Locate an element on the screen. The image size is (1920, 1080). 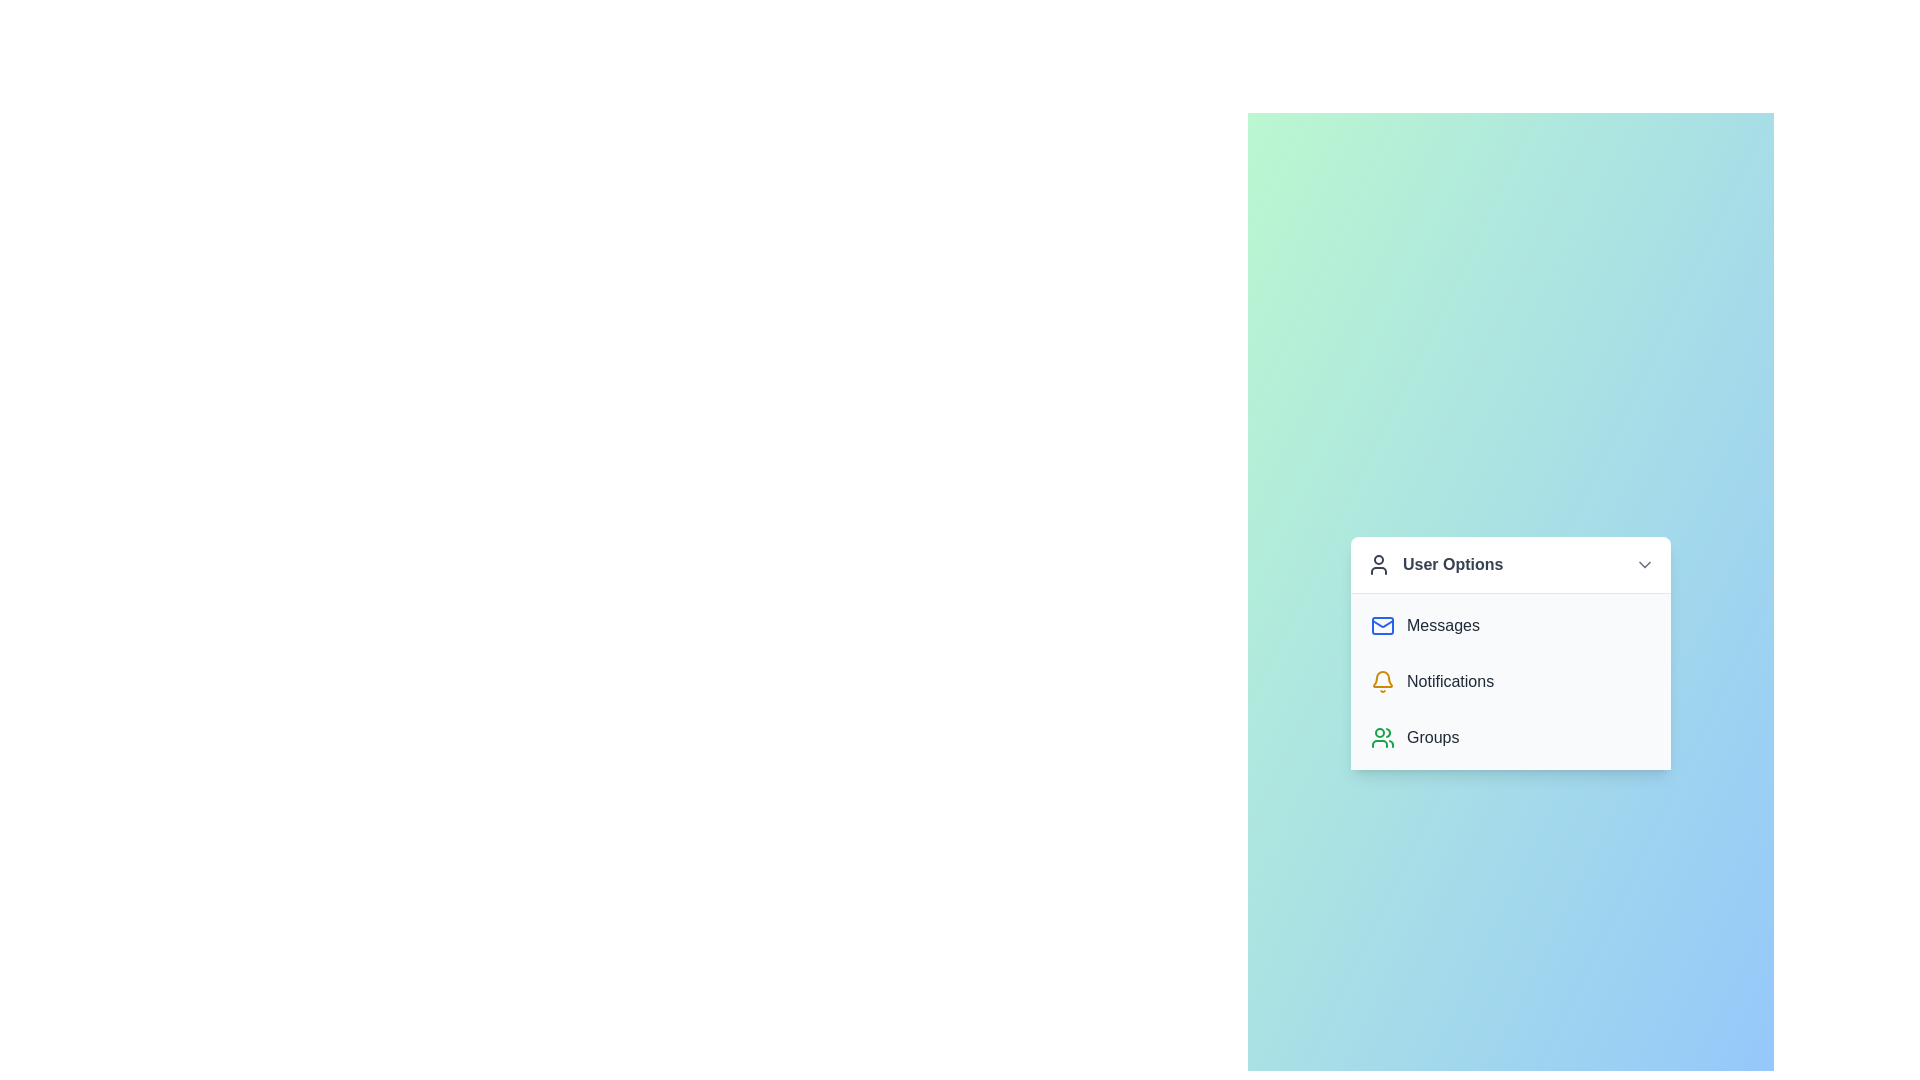
the 'Messages' text label located in the user options dropdown panel, positioned between the blue envelope icon and the 'Notifications' label is located at coordinates (1443, 624).